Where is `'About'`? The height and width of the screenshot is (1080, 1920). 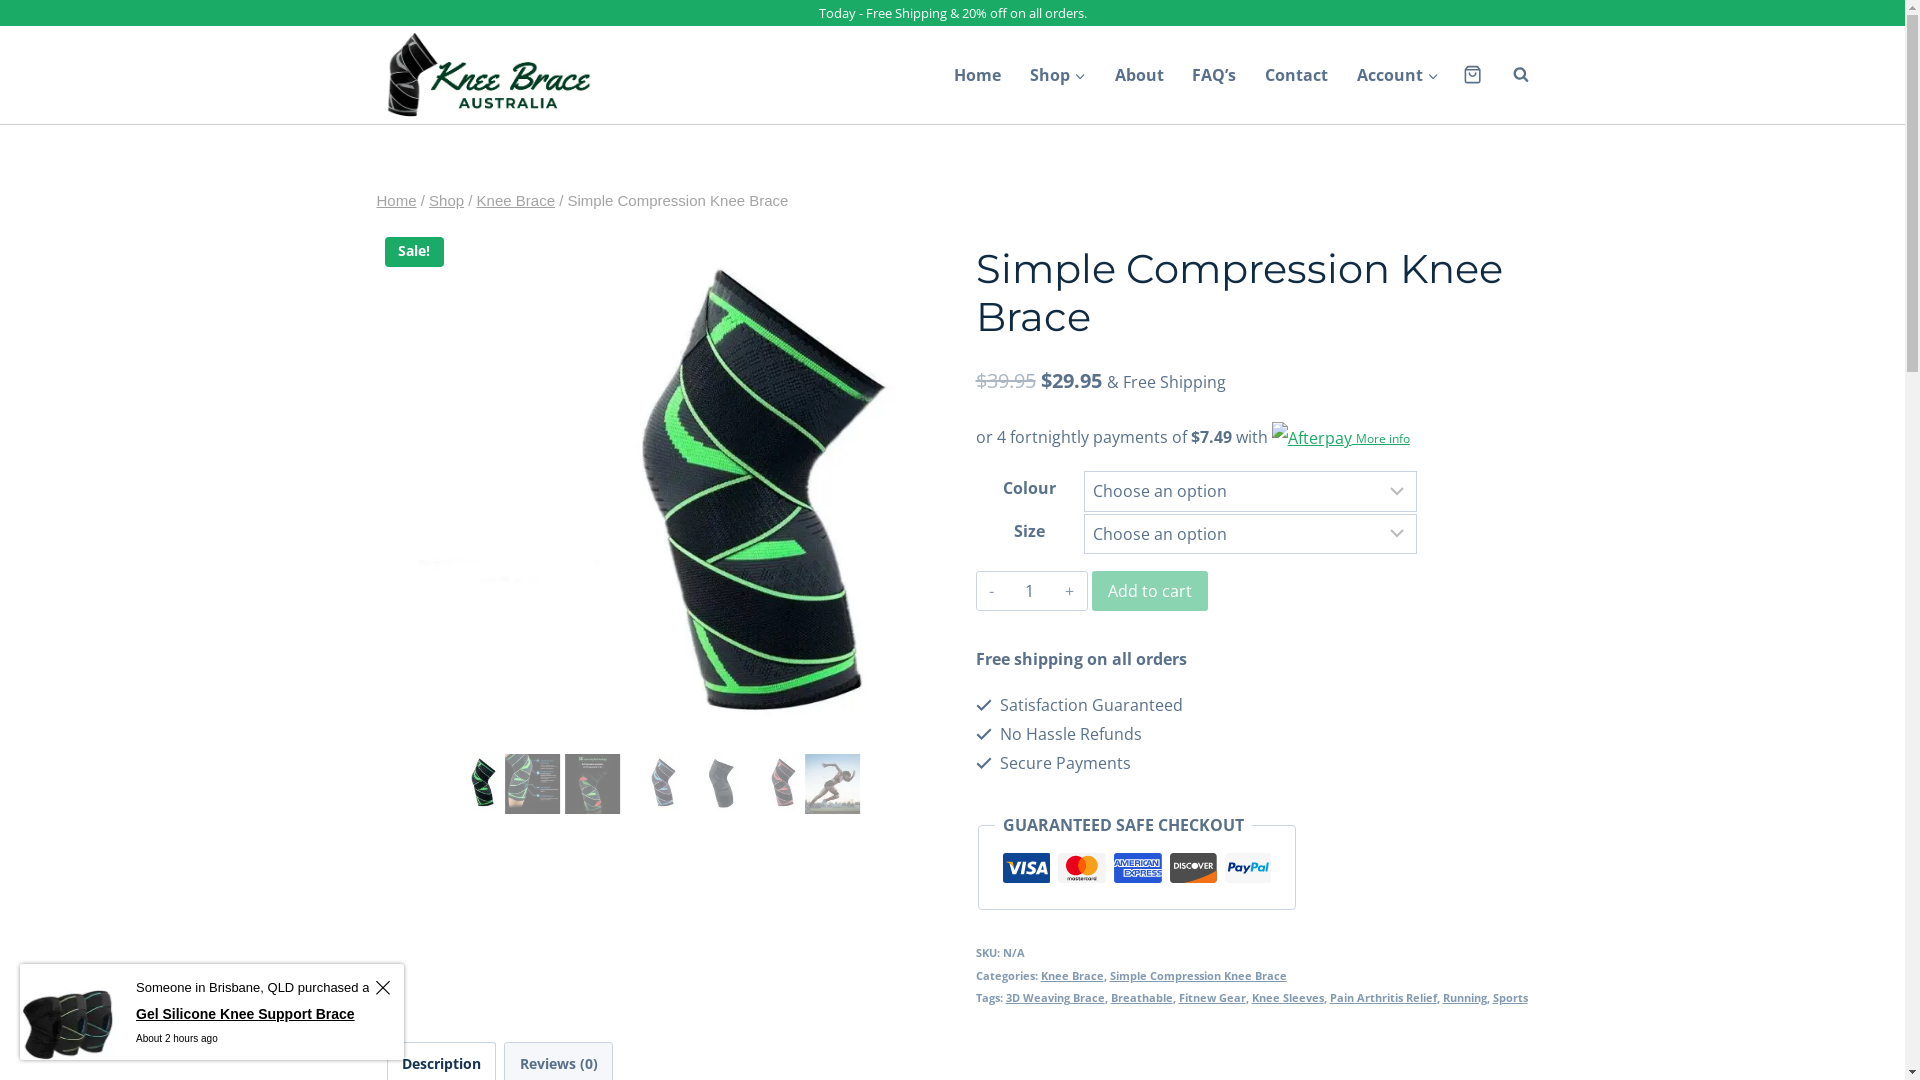 'About' is located at coordinates (1138, 73).